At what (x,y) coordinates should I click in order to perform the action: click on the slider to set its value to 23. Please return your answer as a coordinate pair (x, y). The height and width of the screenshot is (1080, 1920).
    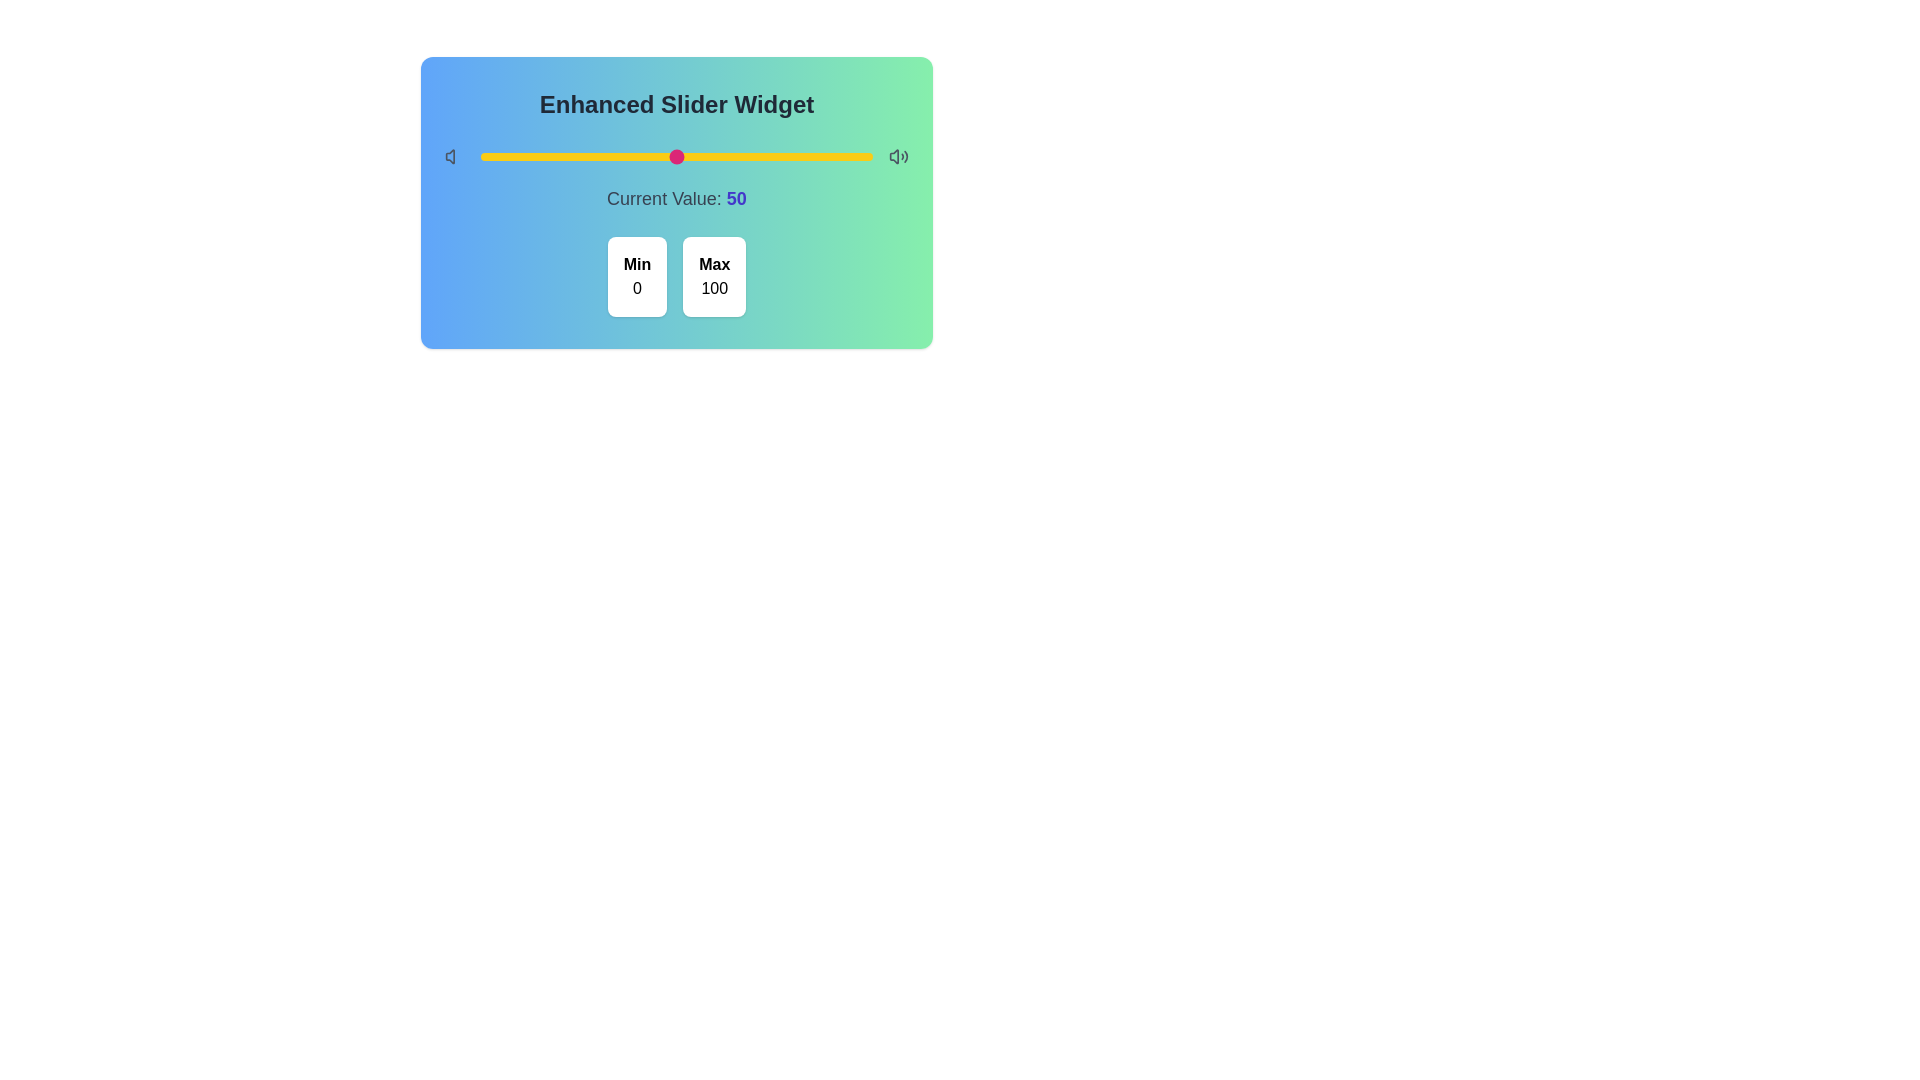
    Looking at the image, I should click on (570, 156).